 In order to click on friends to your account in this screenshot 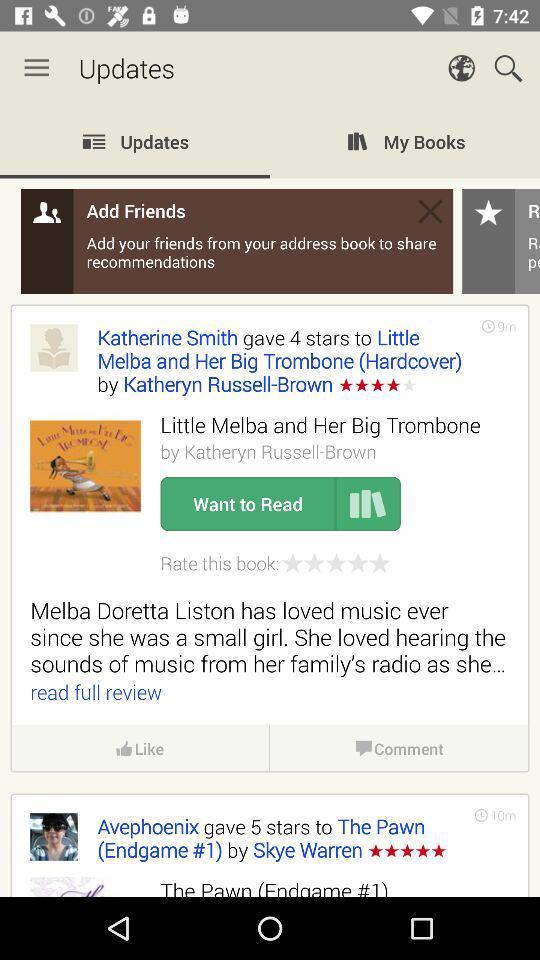, I will do `click(270, 500)`.